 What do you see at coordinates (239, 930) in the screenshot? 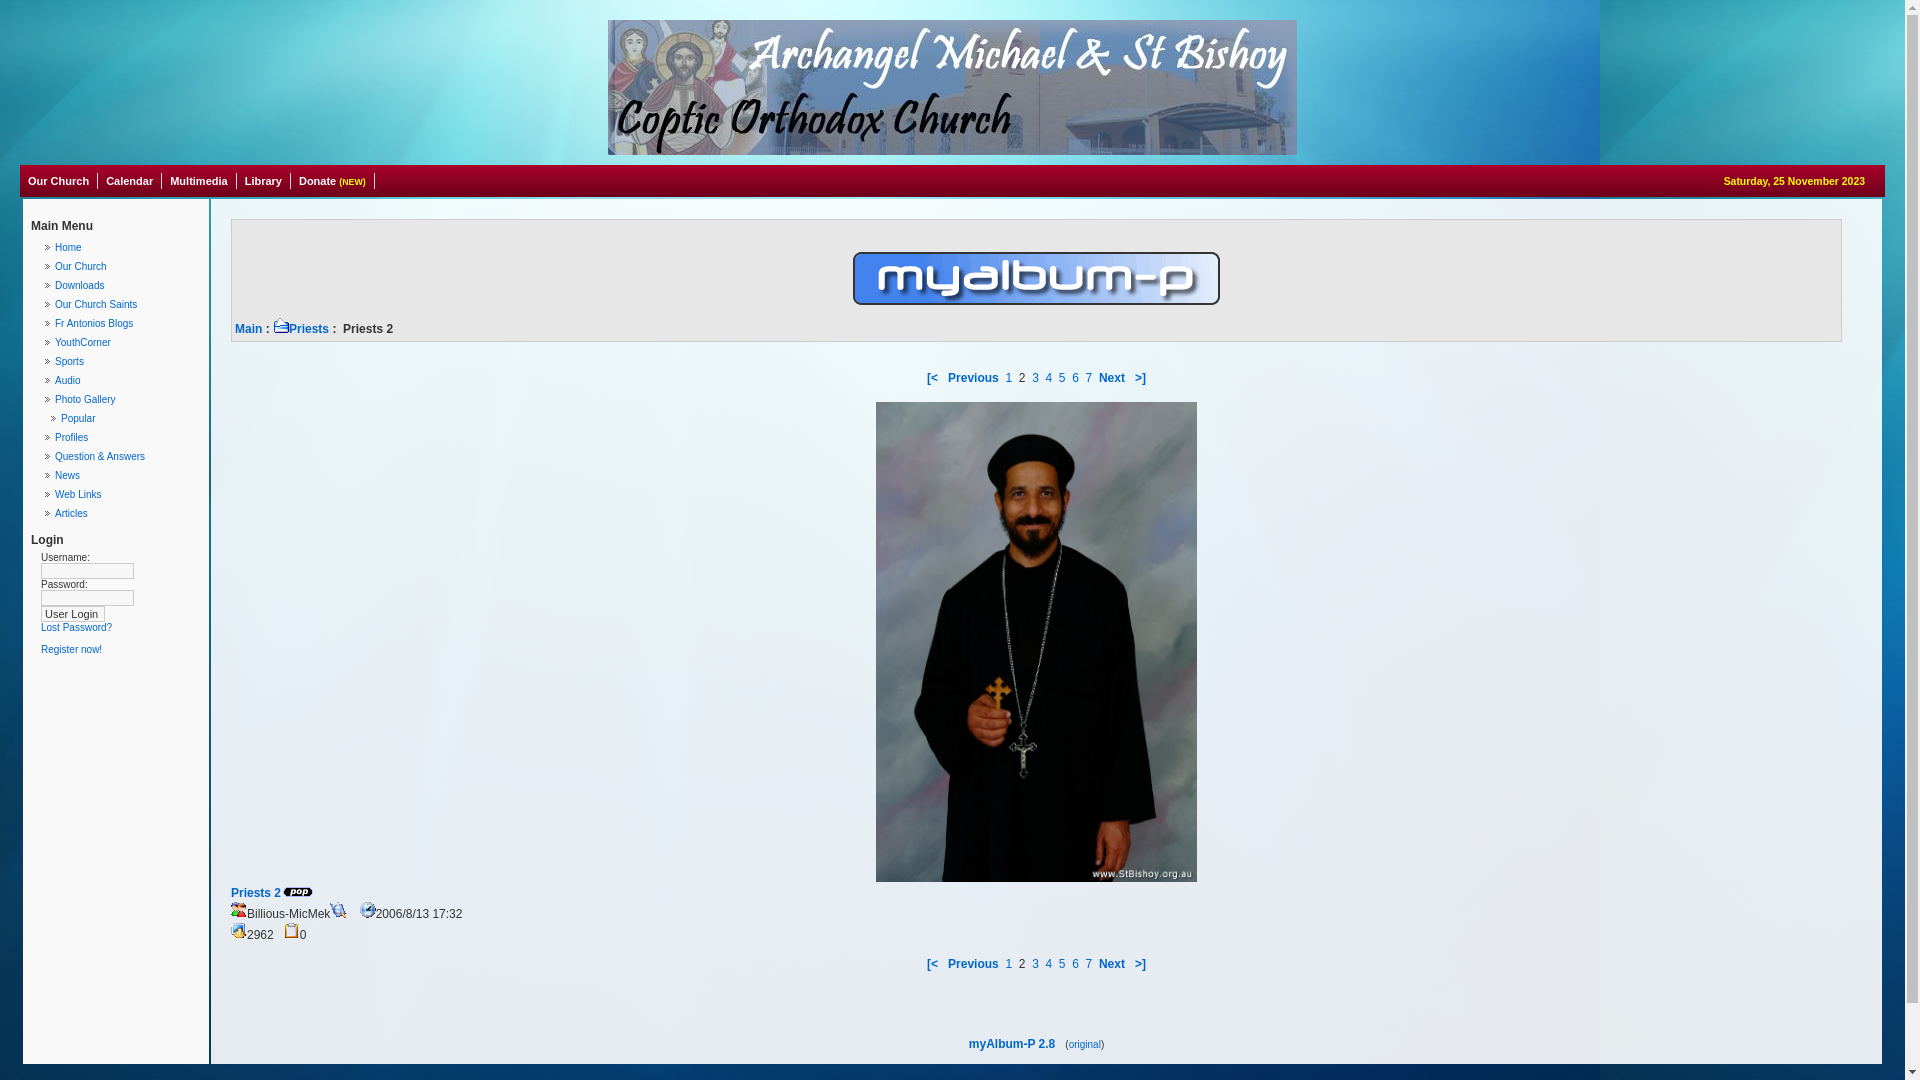
I see `'Hits'` at bounding box center [239, 930].